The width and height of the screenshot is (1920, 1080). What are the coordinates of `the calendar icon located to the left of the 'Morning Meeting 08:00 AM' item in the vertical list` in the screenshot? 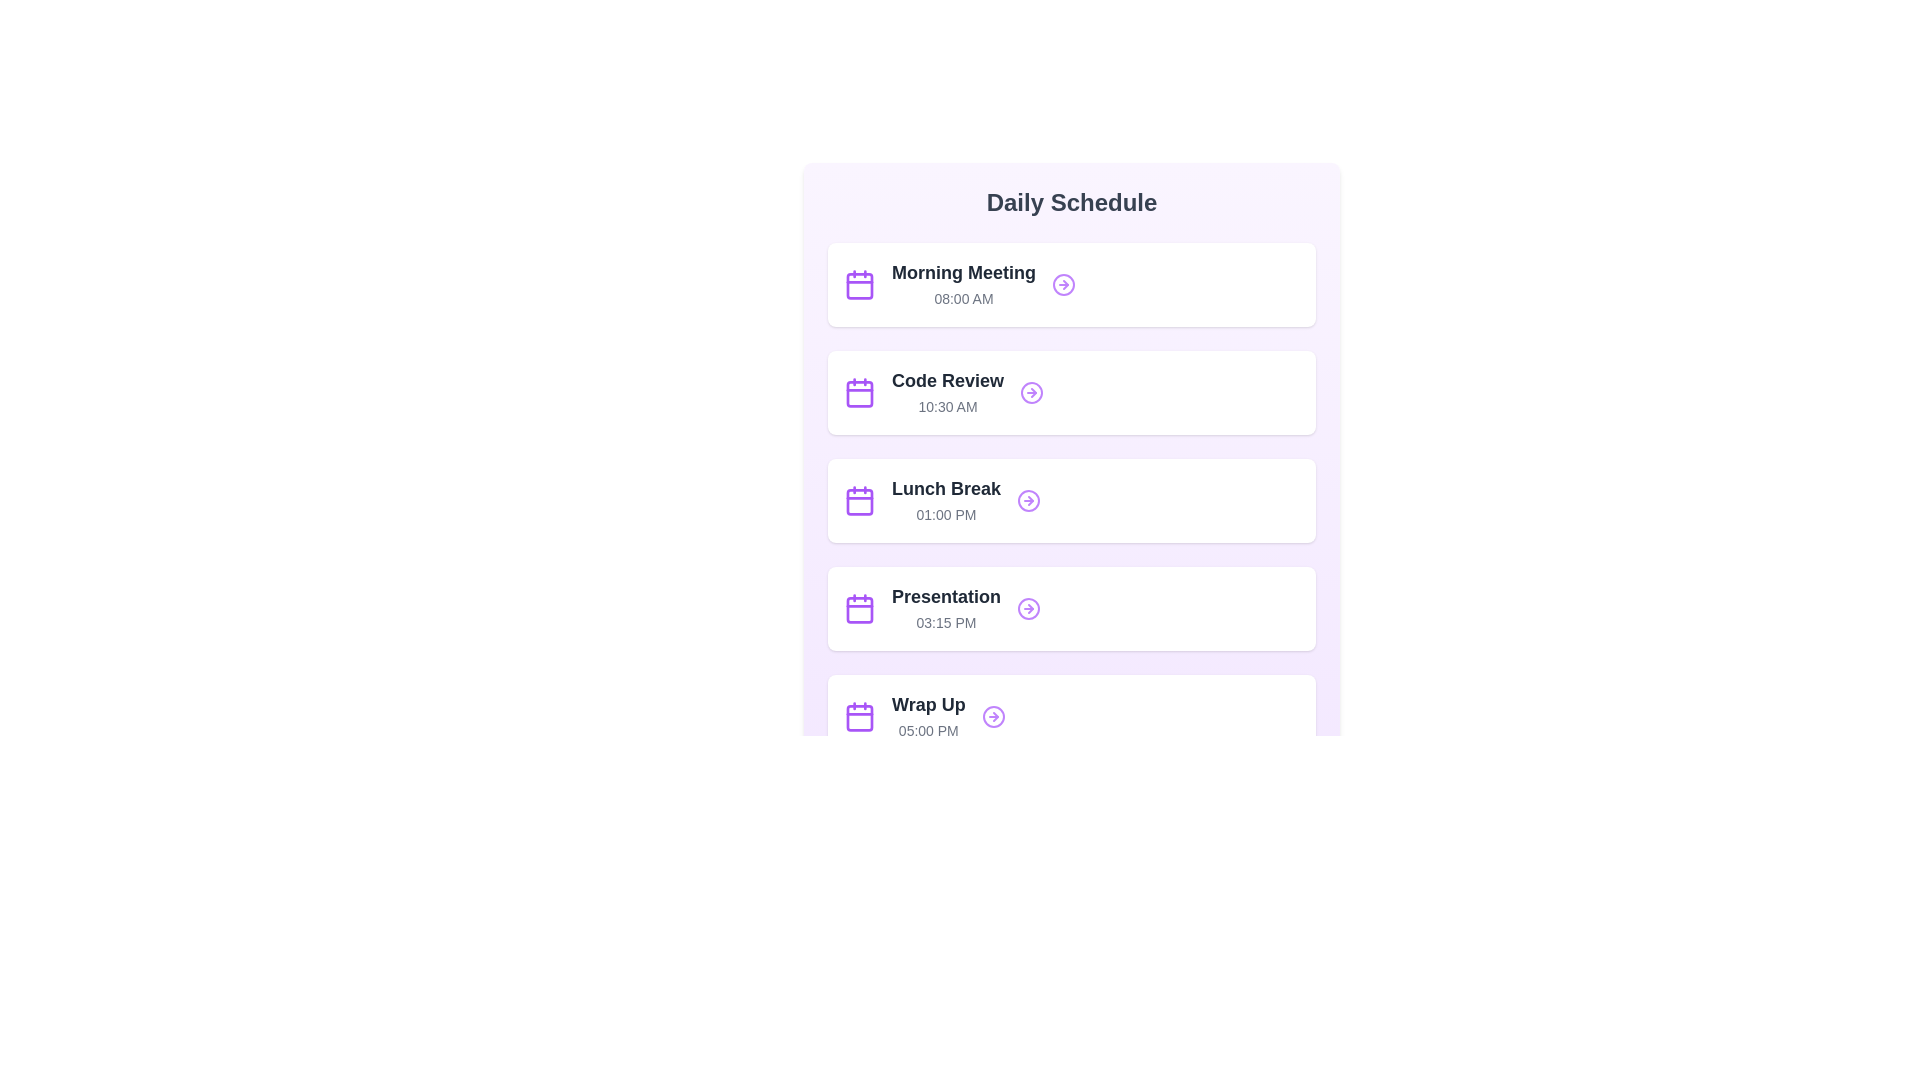 It's located at (859, 285).